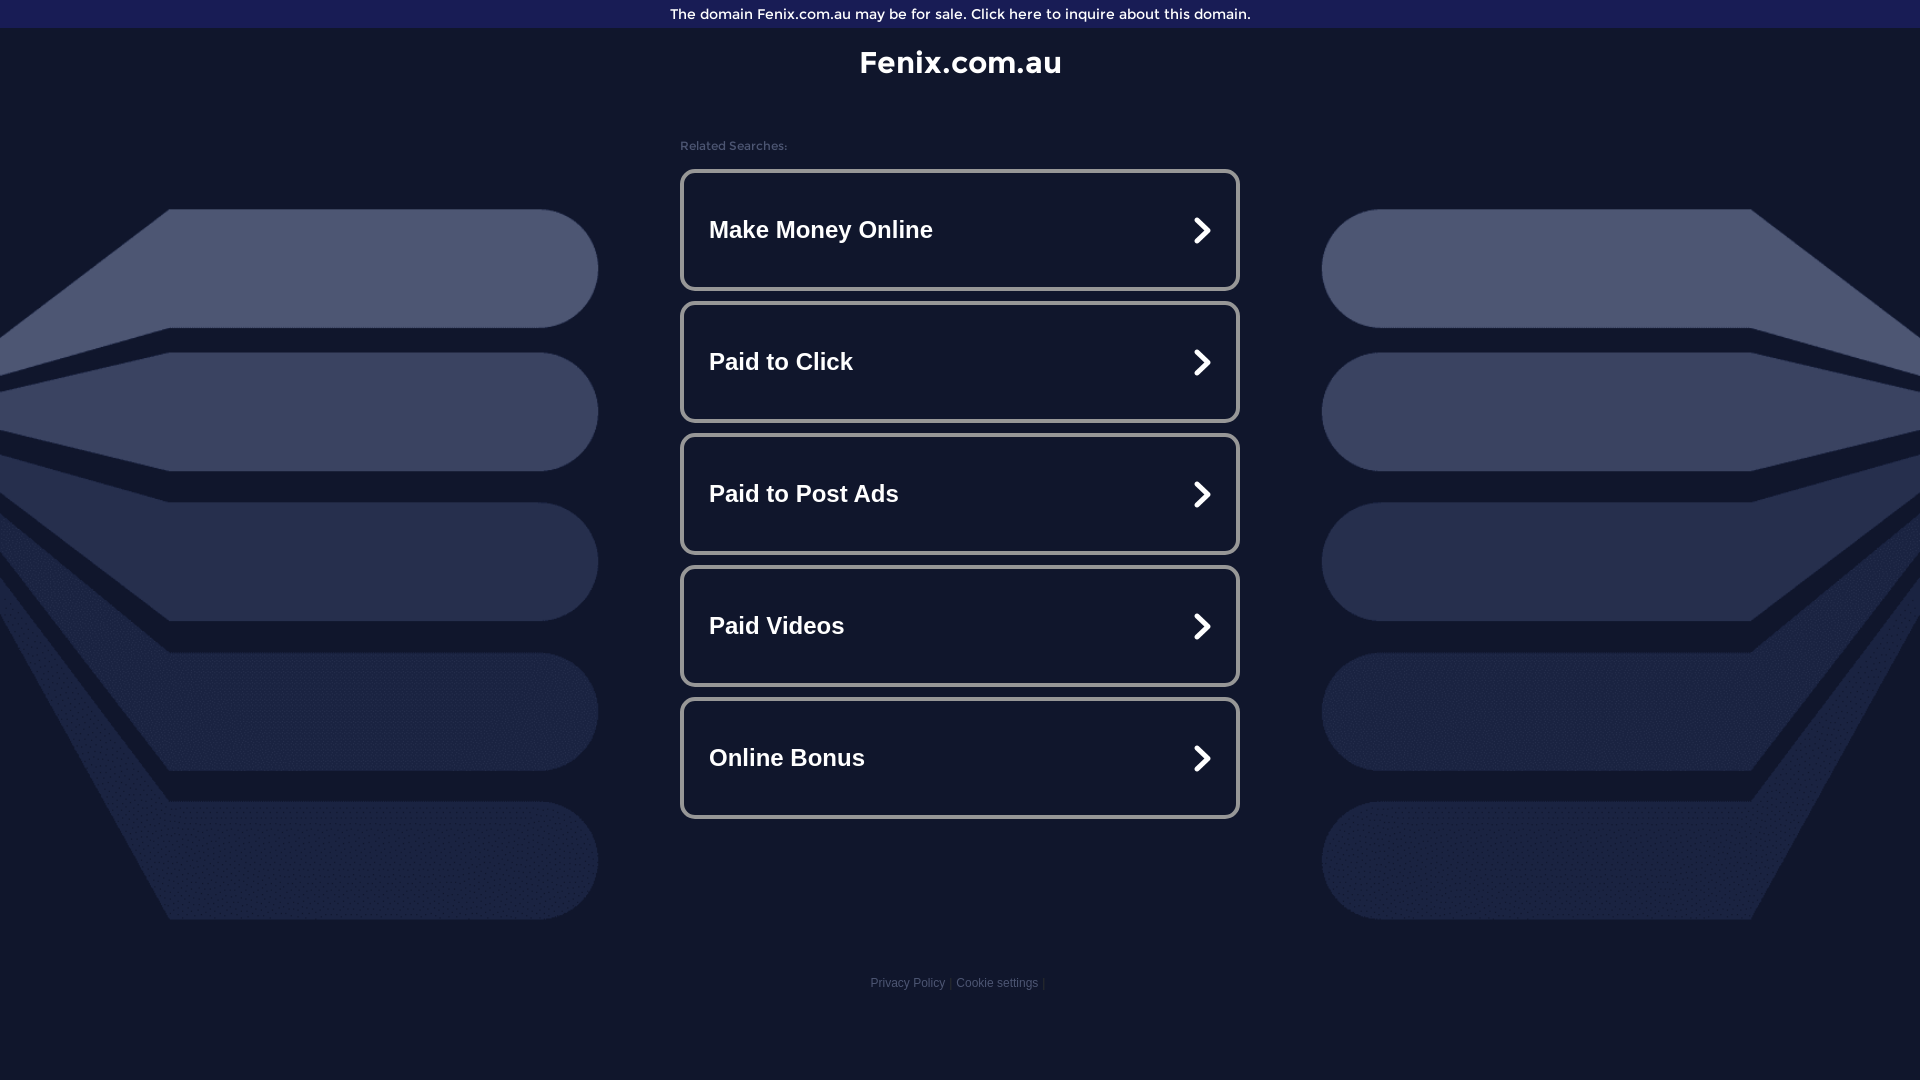  I want to click on 'Paid to Post Ads', so click(960, 493).